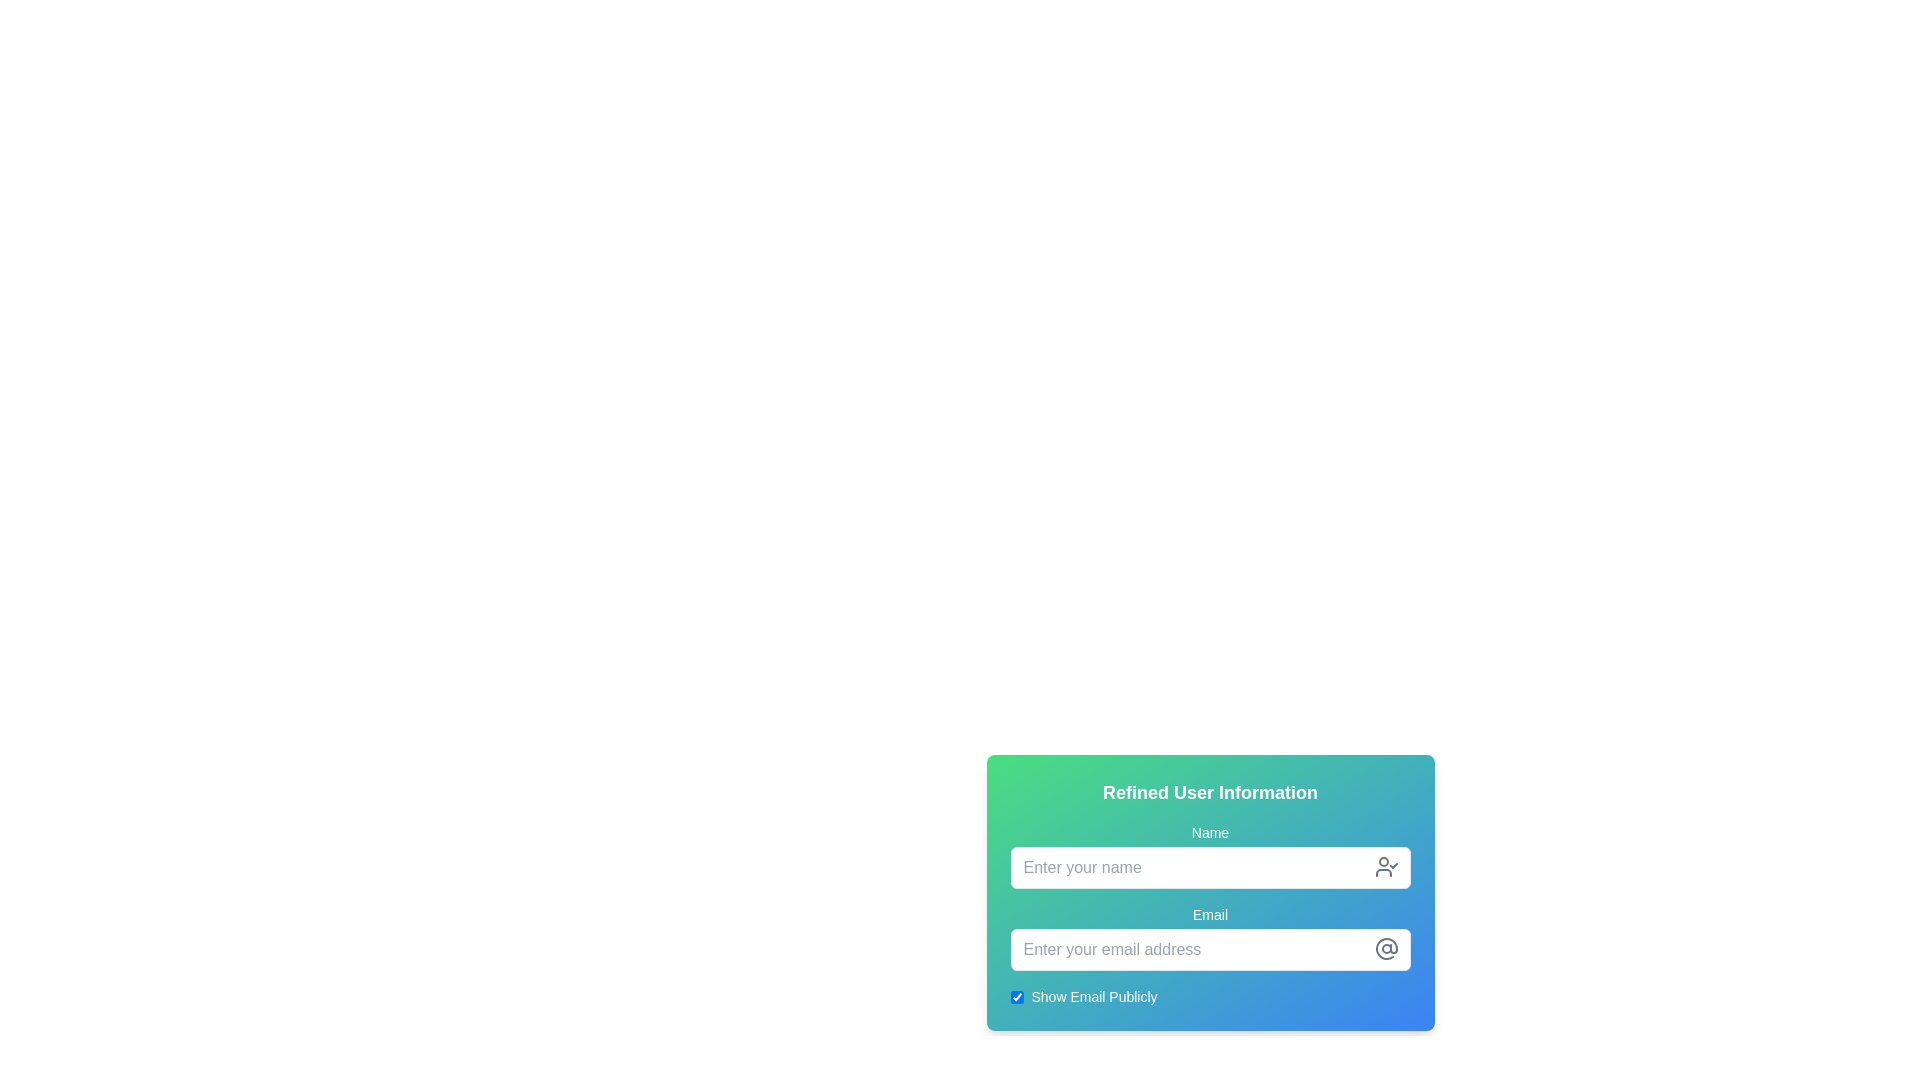 The height and width of the screenshot is (1080, 1920). What do you see at coordinates (1093, 996) in the screenshot?
I see `the descriptive label indicating the feature of displaying email information publicly, which is located to the right of the associated checkbox near the bottom of the form` at bounding box center [1093, 996].